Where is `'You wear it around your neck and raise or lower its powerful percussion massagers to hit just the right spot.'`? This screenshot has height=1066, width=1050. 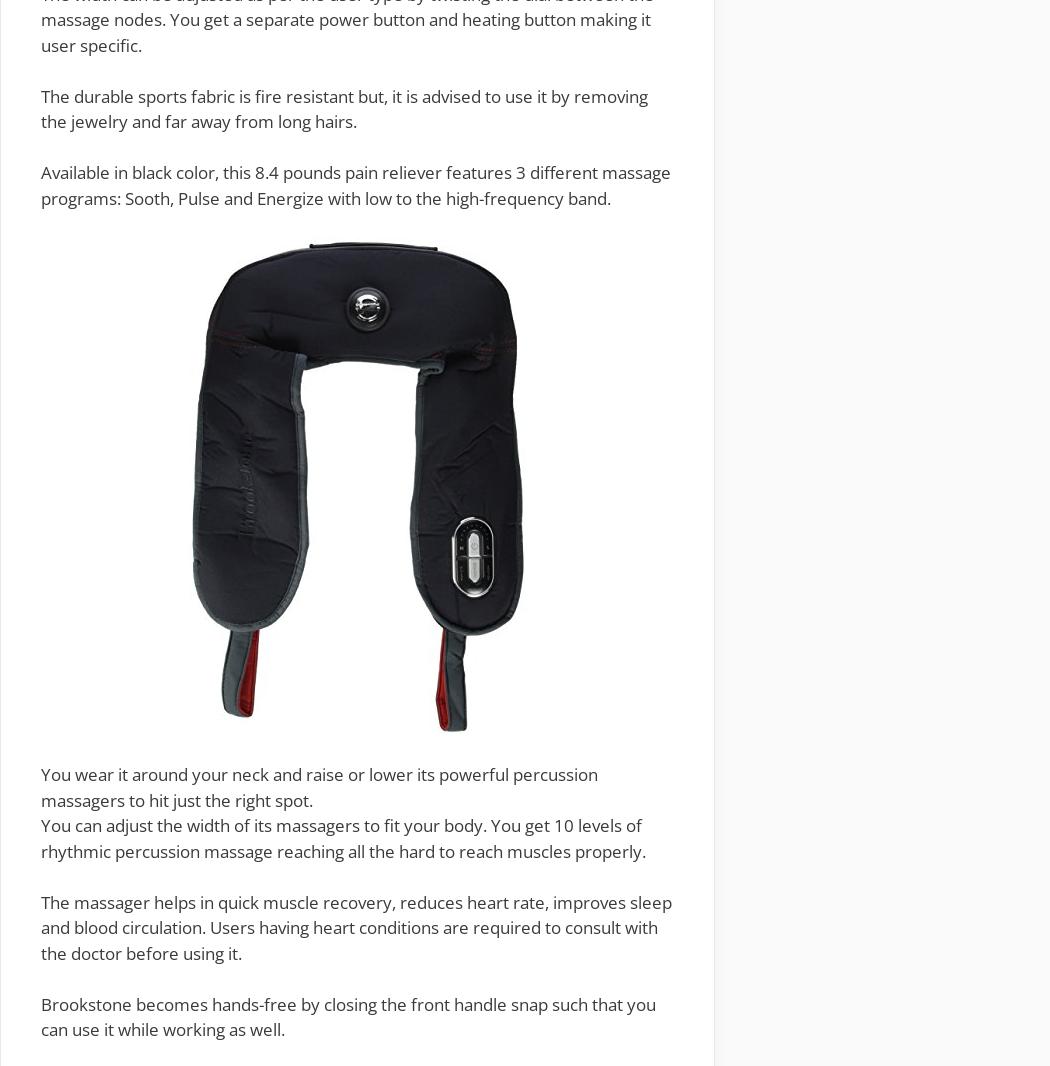 'You wear it around your neck and raise or lower its powerful percussion massagers to hit just the right spot.' is located at coordinates (319, 786).